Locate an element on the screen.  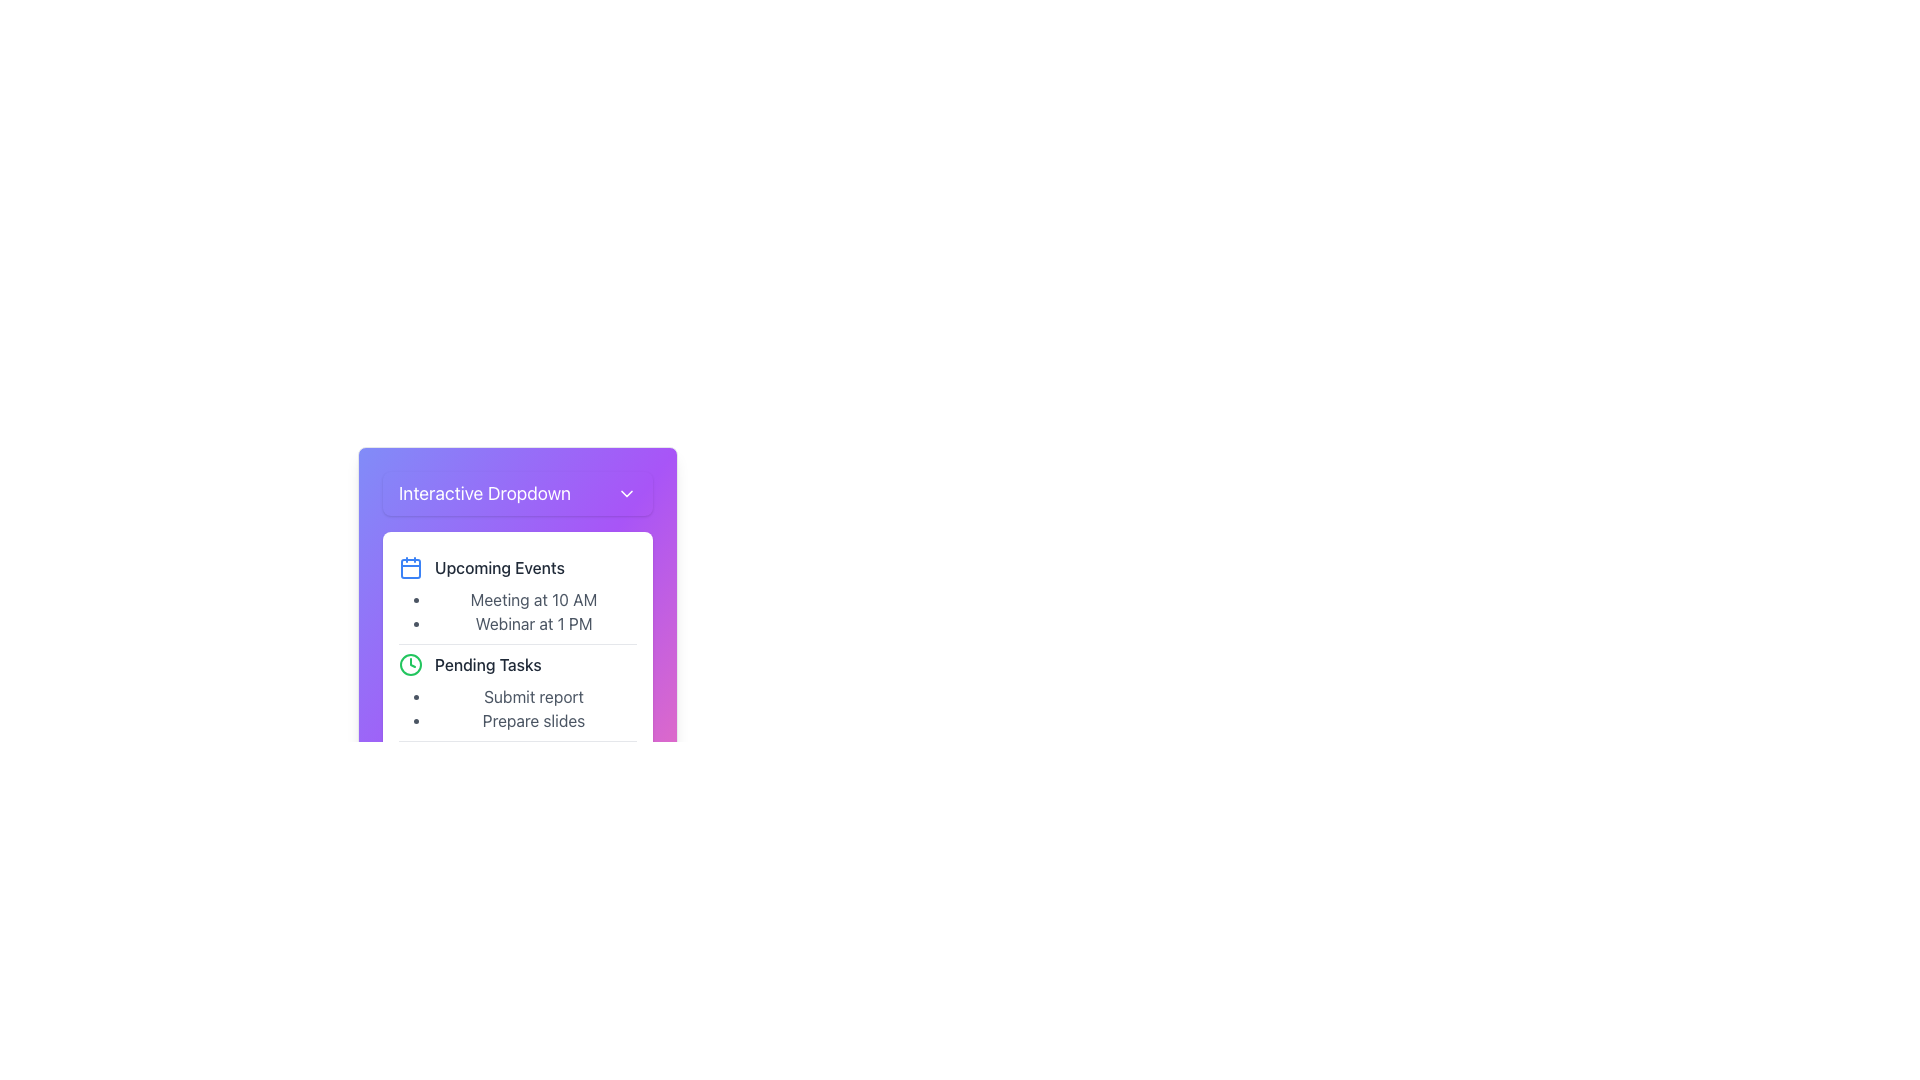
the dropdown menu icon located at the top-right corner of the 'Interactive Dropdown' button is located at coordinates (626, 493).